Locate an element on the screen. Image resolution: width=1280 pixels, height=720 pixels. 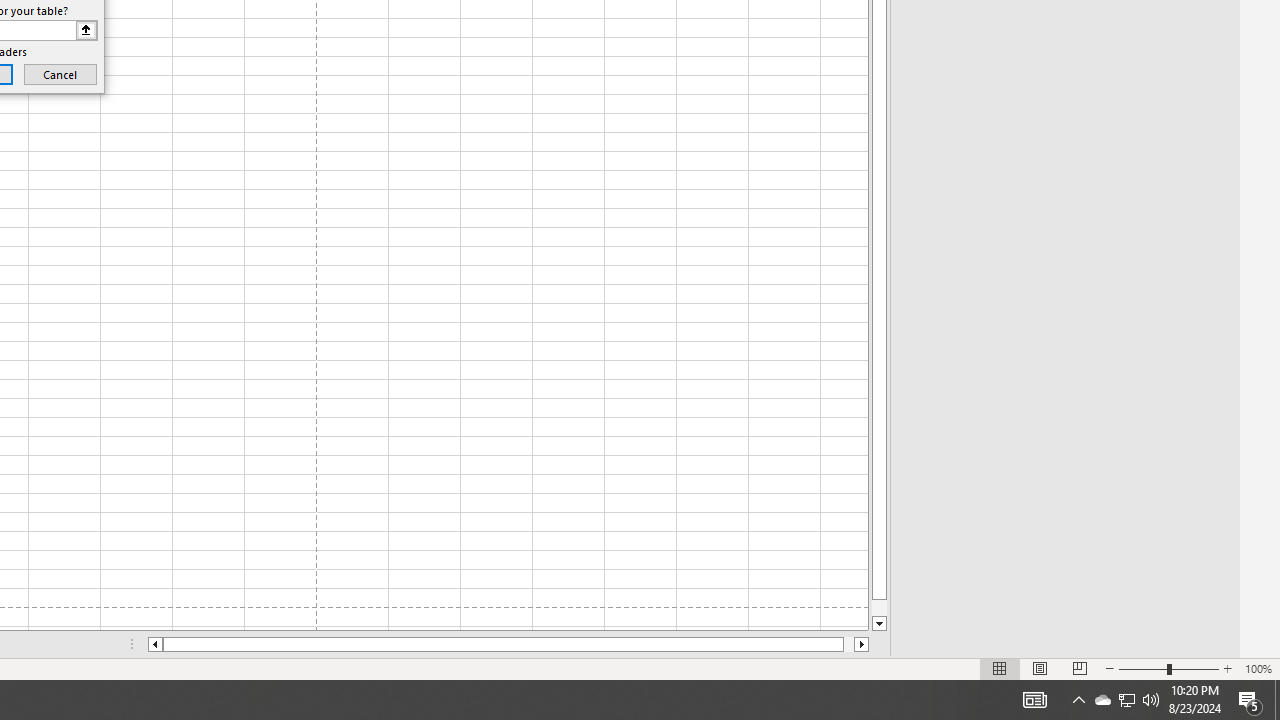
'Page right' is located at coordinates (848, 644).